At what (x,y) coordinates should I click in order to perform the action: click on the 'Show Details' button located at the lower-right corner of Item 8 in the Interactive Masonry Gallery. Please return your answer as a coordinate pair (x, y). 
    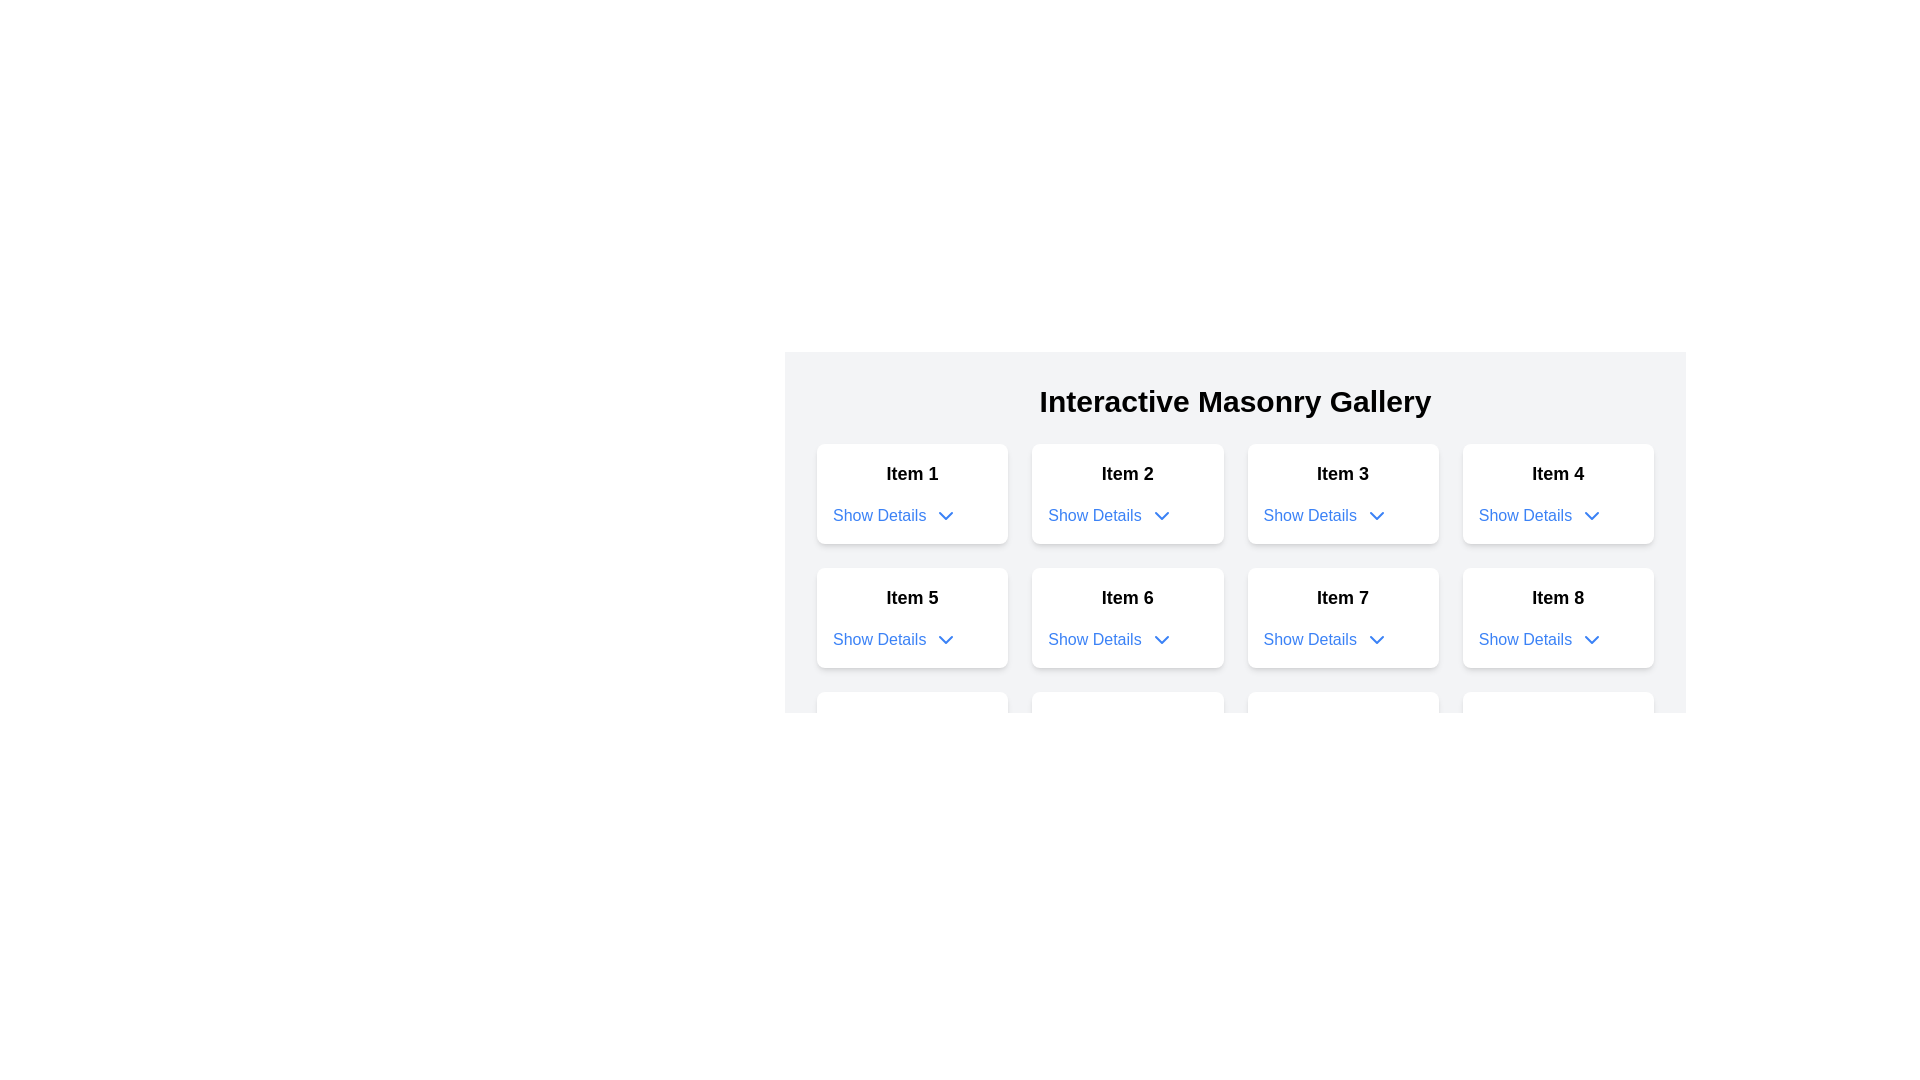
    Looking at the image, I should click on (1540, 640).